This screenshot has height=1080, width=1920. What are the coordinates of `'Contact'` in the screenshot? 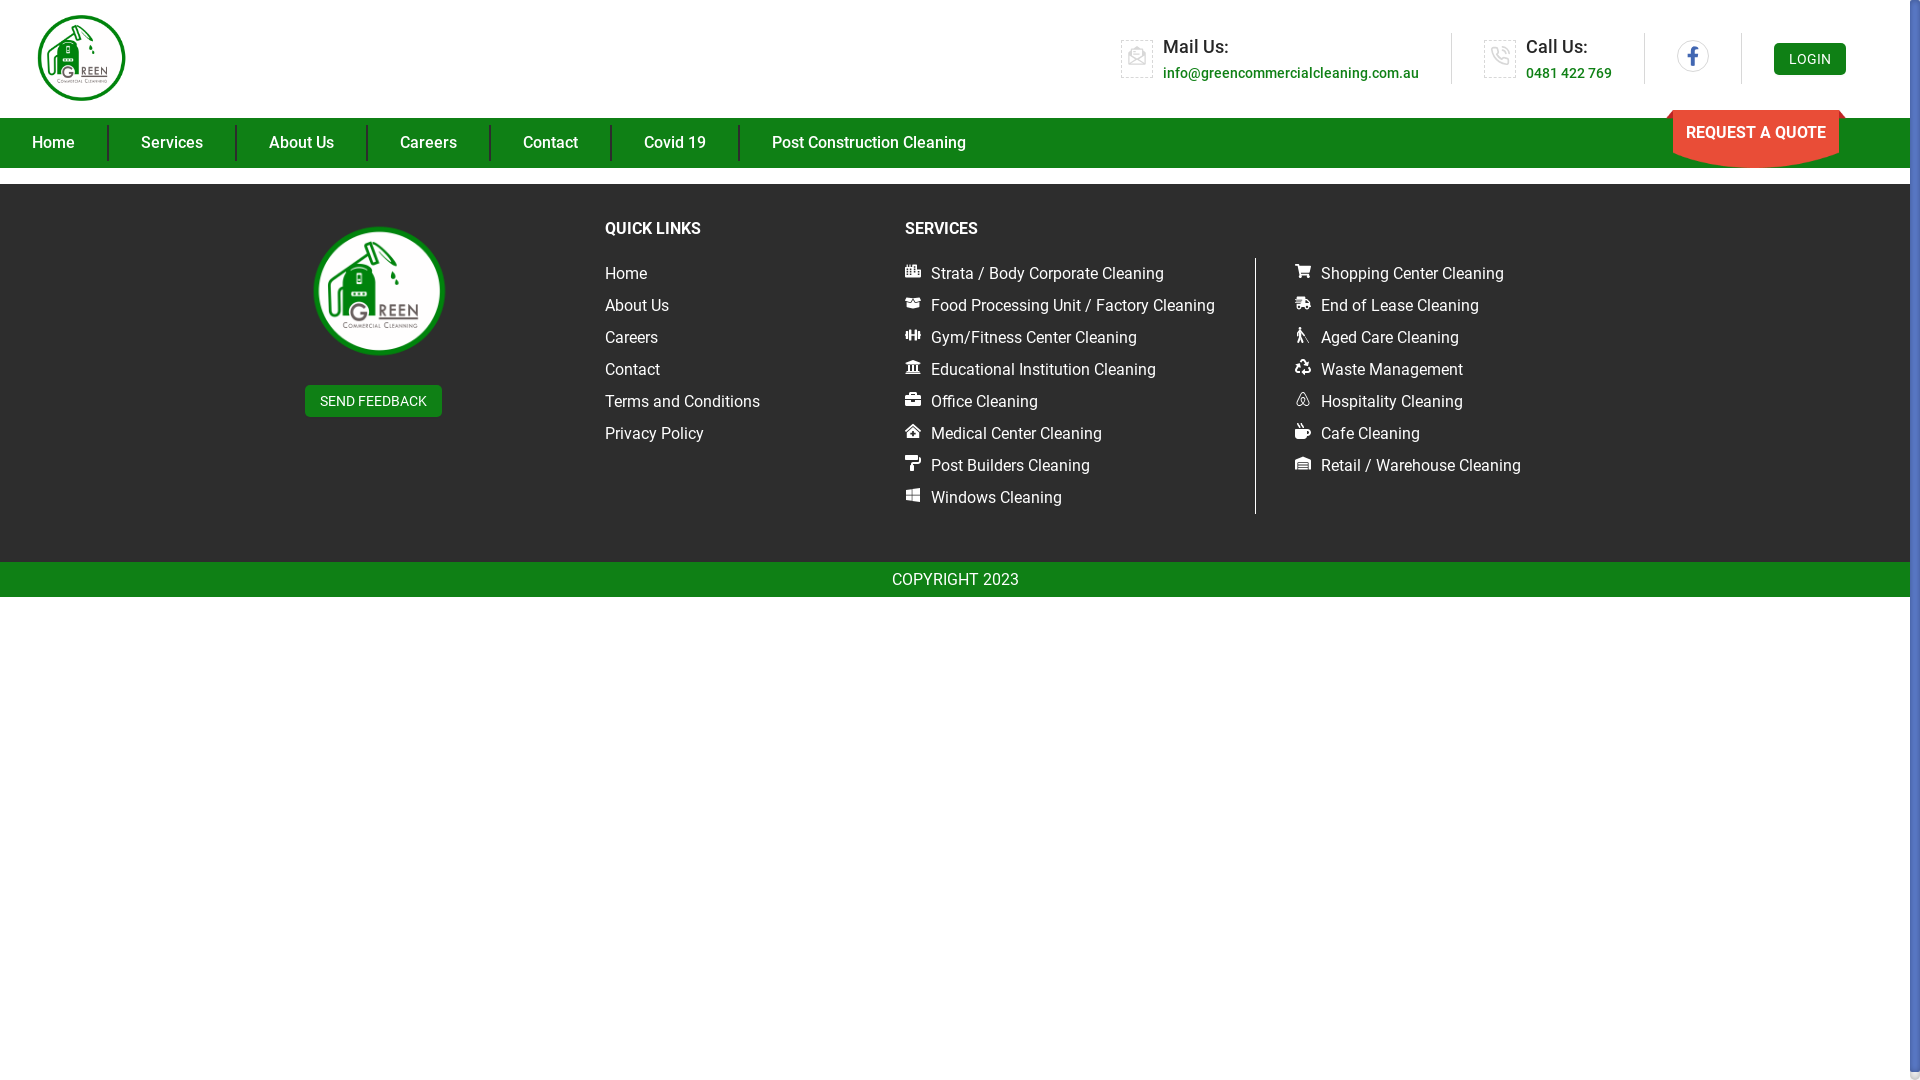 It's located at (631, 369).